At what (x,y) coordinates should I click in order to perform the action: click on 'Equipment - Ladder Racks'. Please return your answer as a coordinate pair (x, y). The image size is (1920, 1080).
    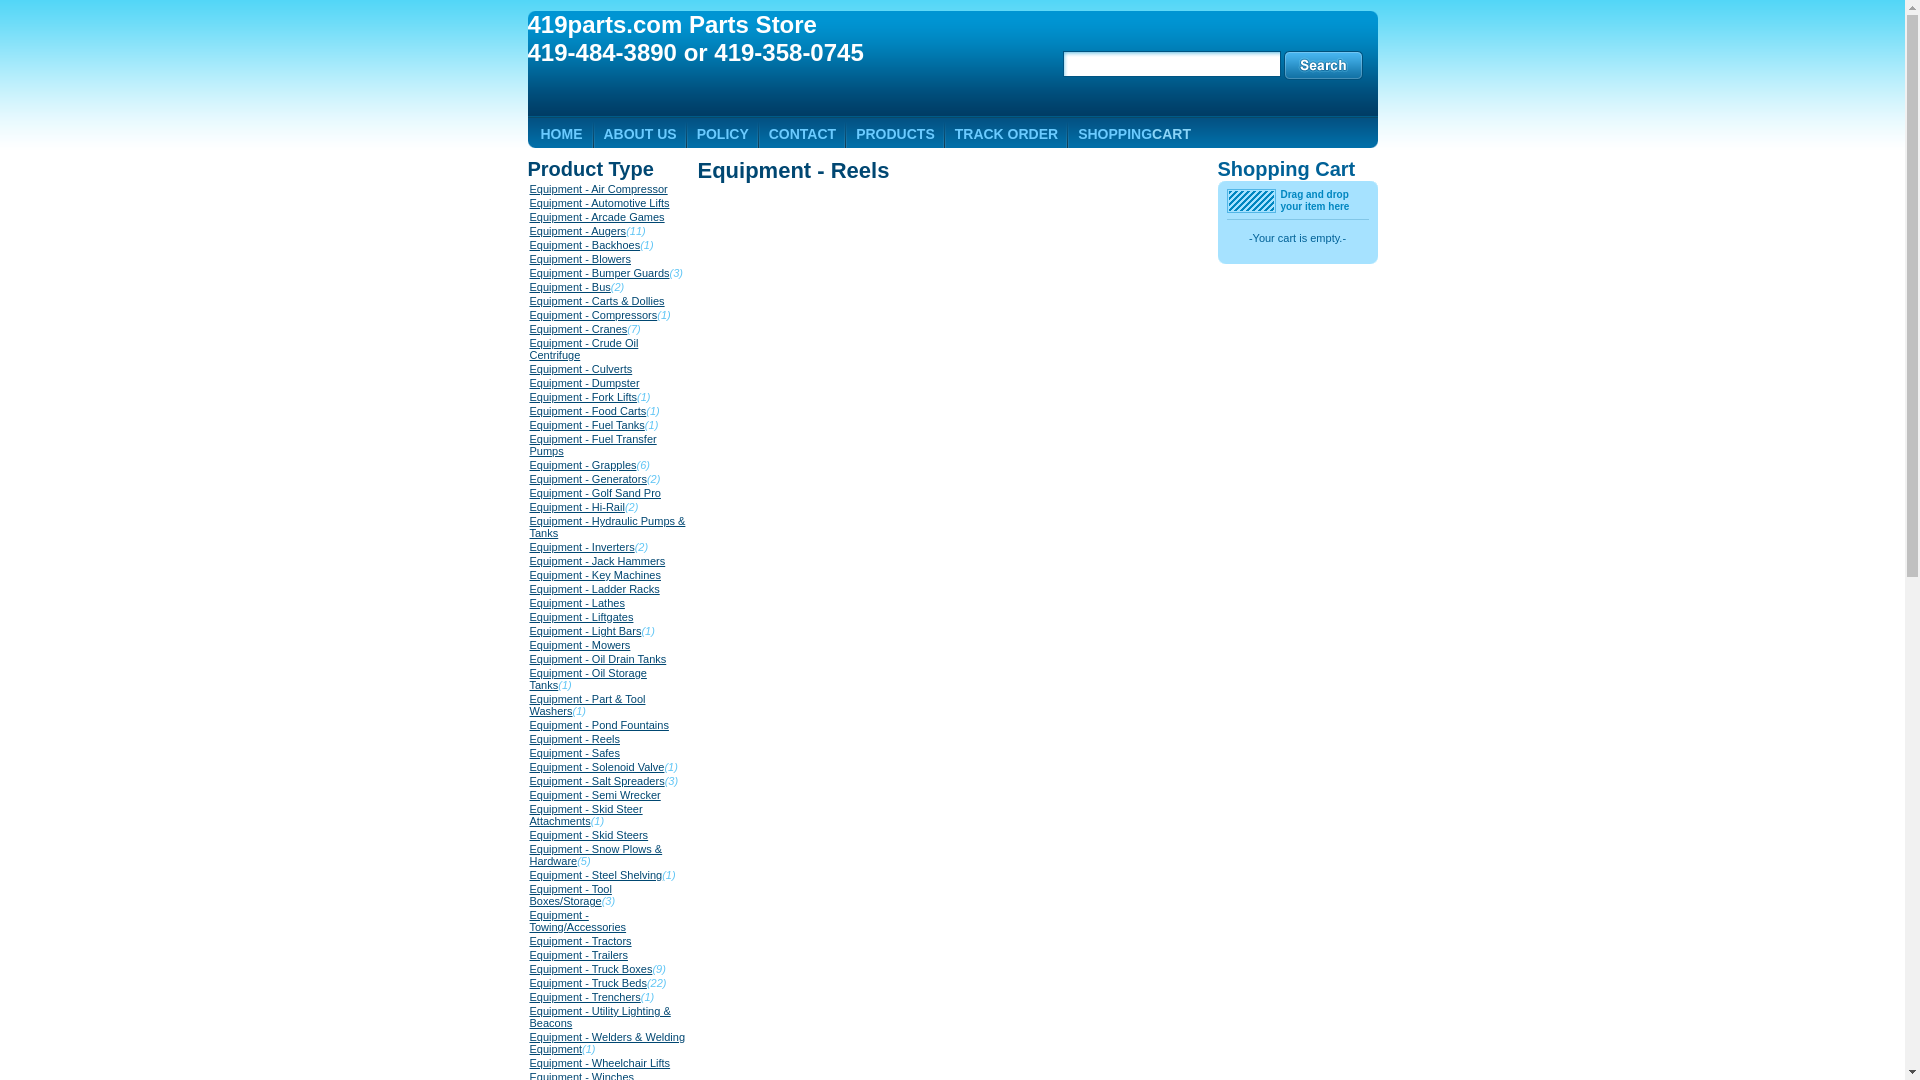
    Looking at the image, I should click on (594, 588).